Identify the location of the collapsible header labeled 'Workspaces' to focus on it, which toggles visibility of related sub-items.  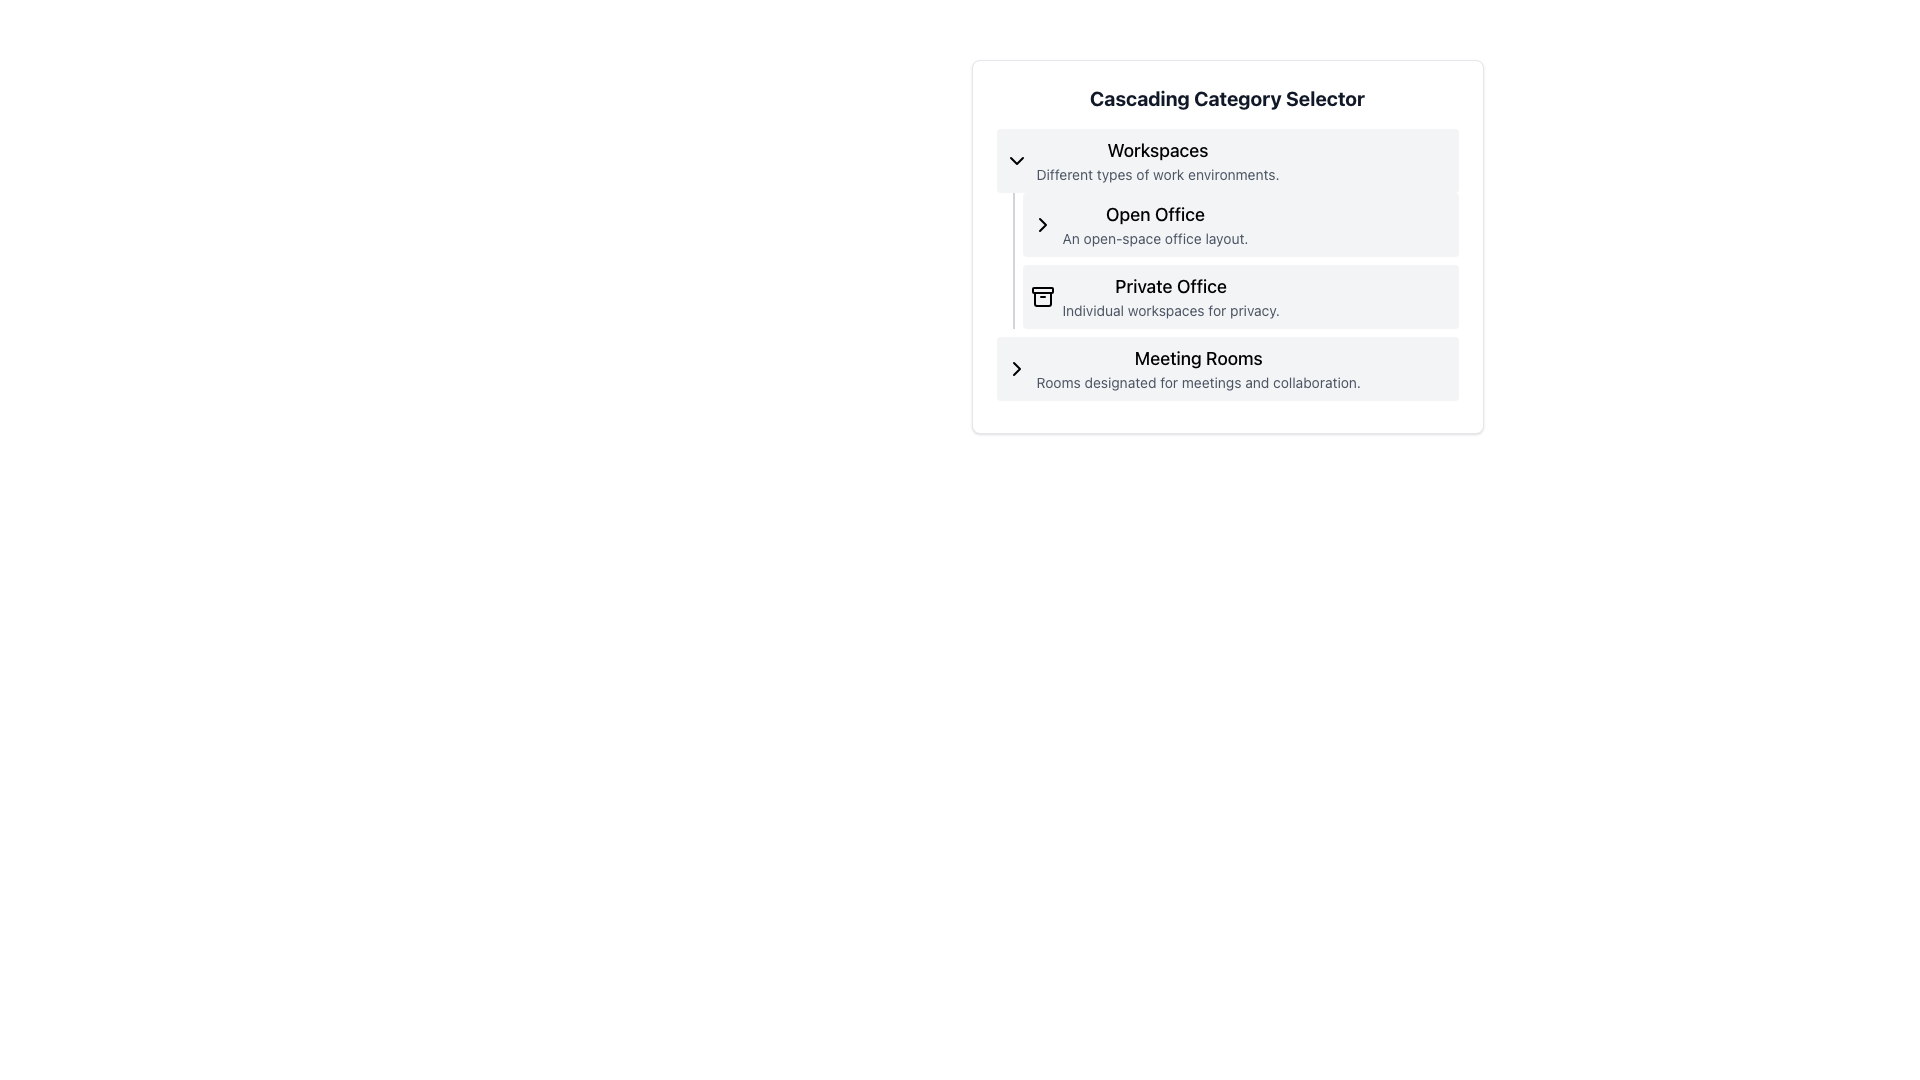
(1226, 160).